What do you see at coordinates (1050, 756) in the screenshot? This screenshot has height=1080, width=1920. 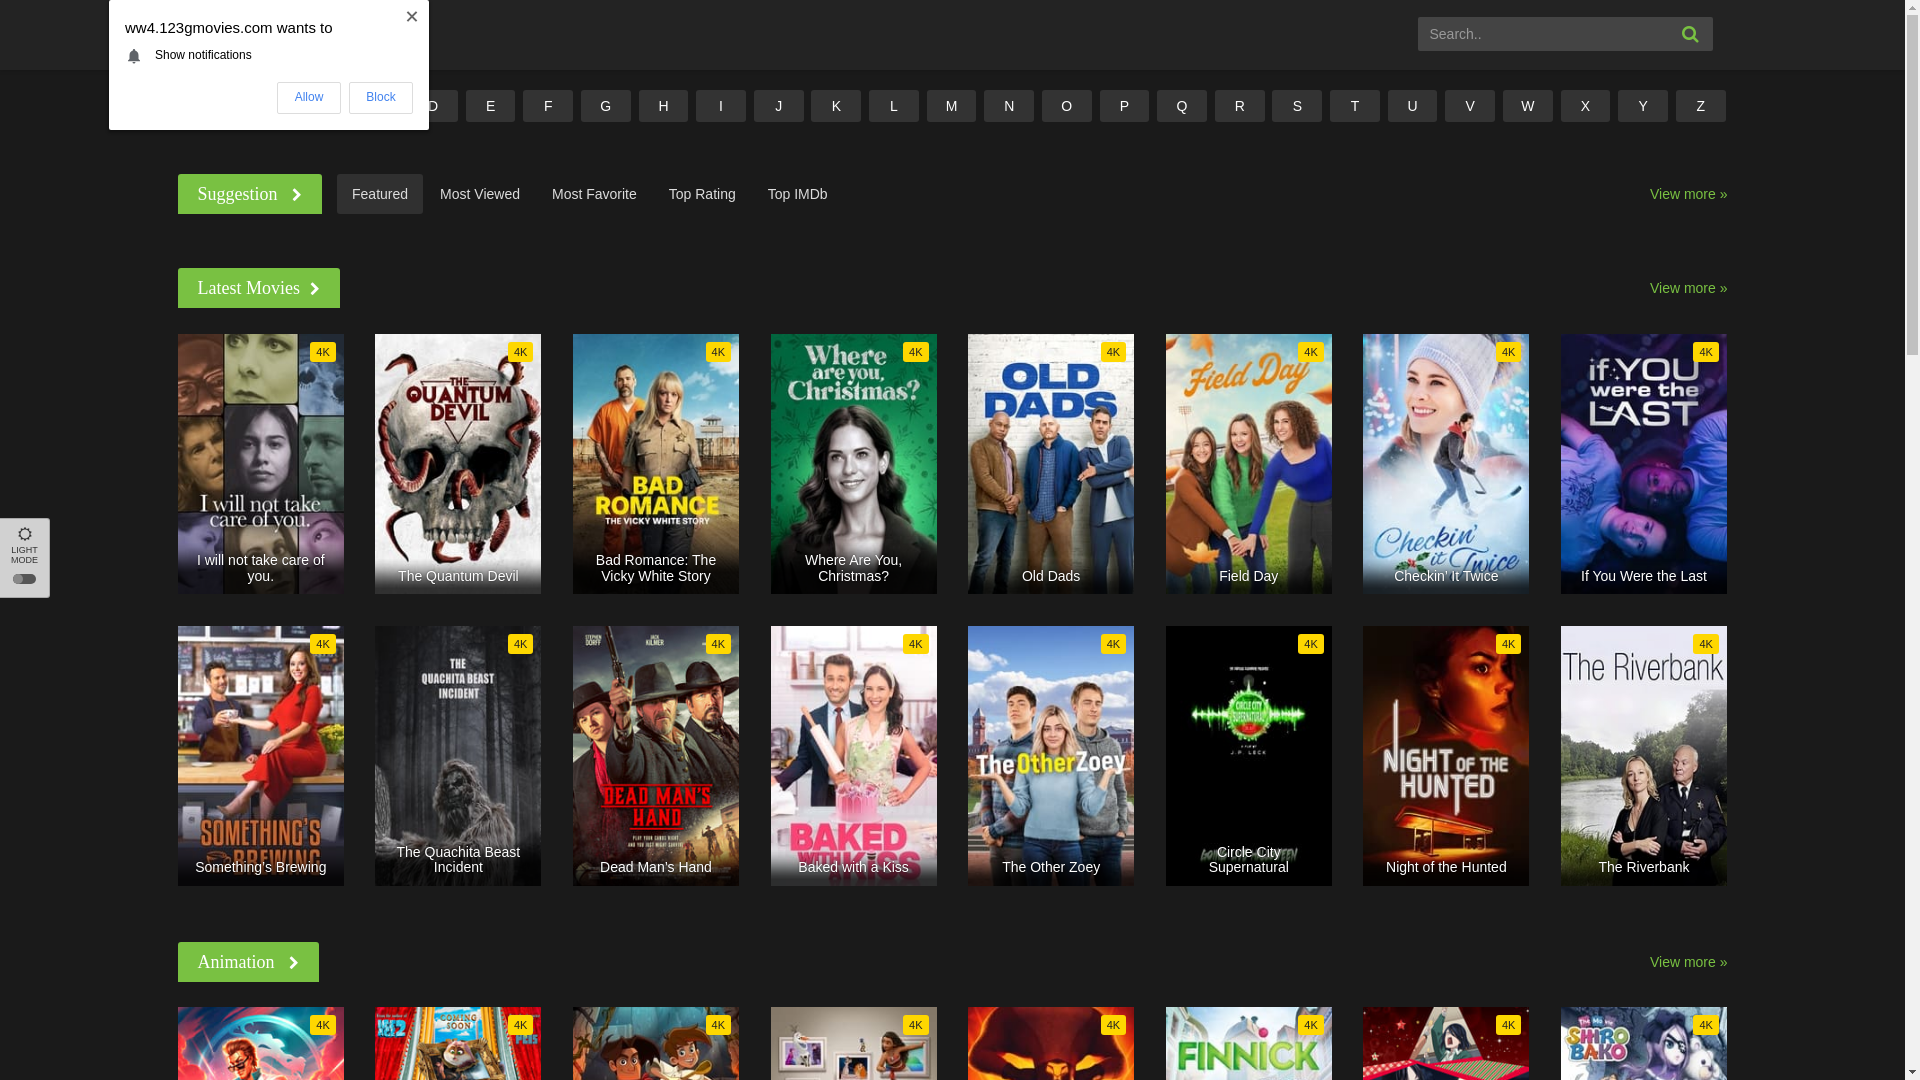 I see `'4K` at bounding box center [1050, 756].